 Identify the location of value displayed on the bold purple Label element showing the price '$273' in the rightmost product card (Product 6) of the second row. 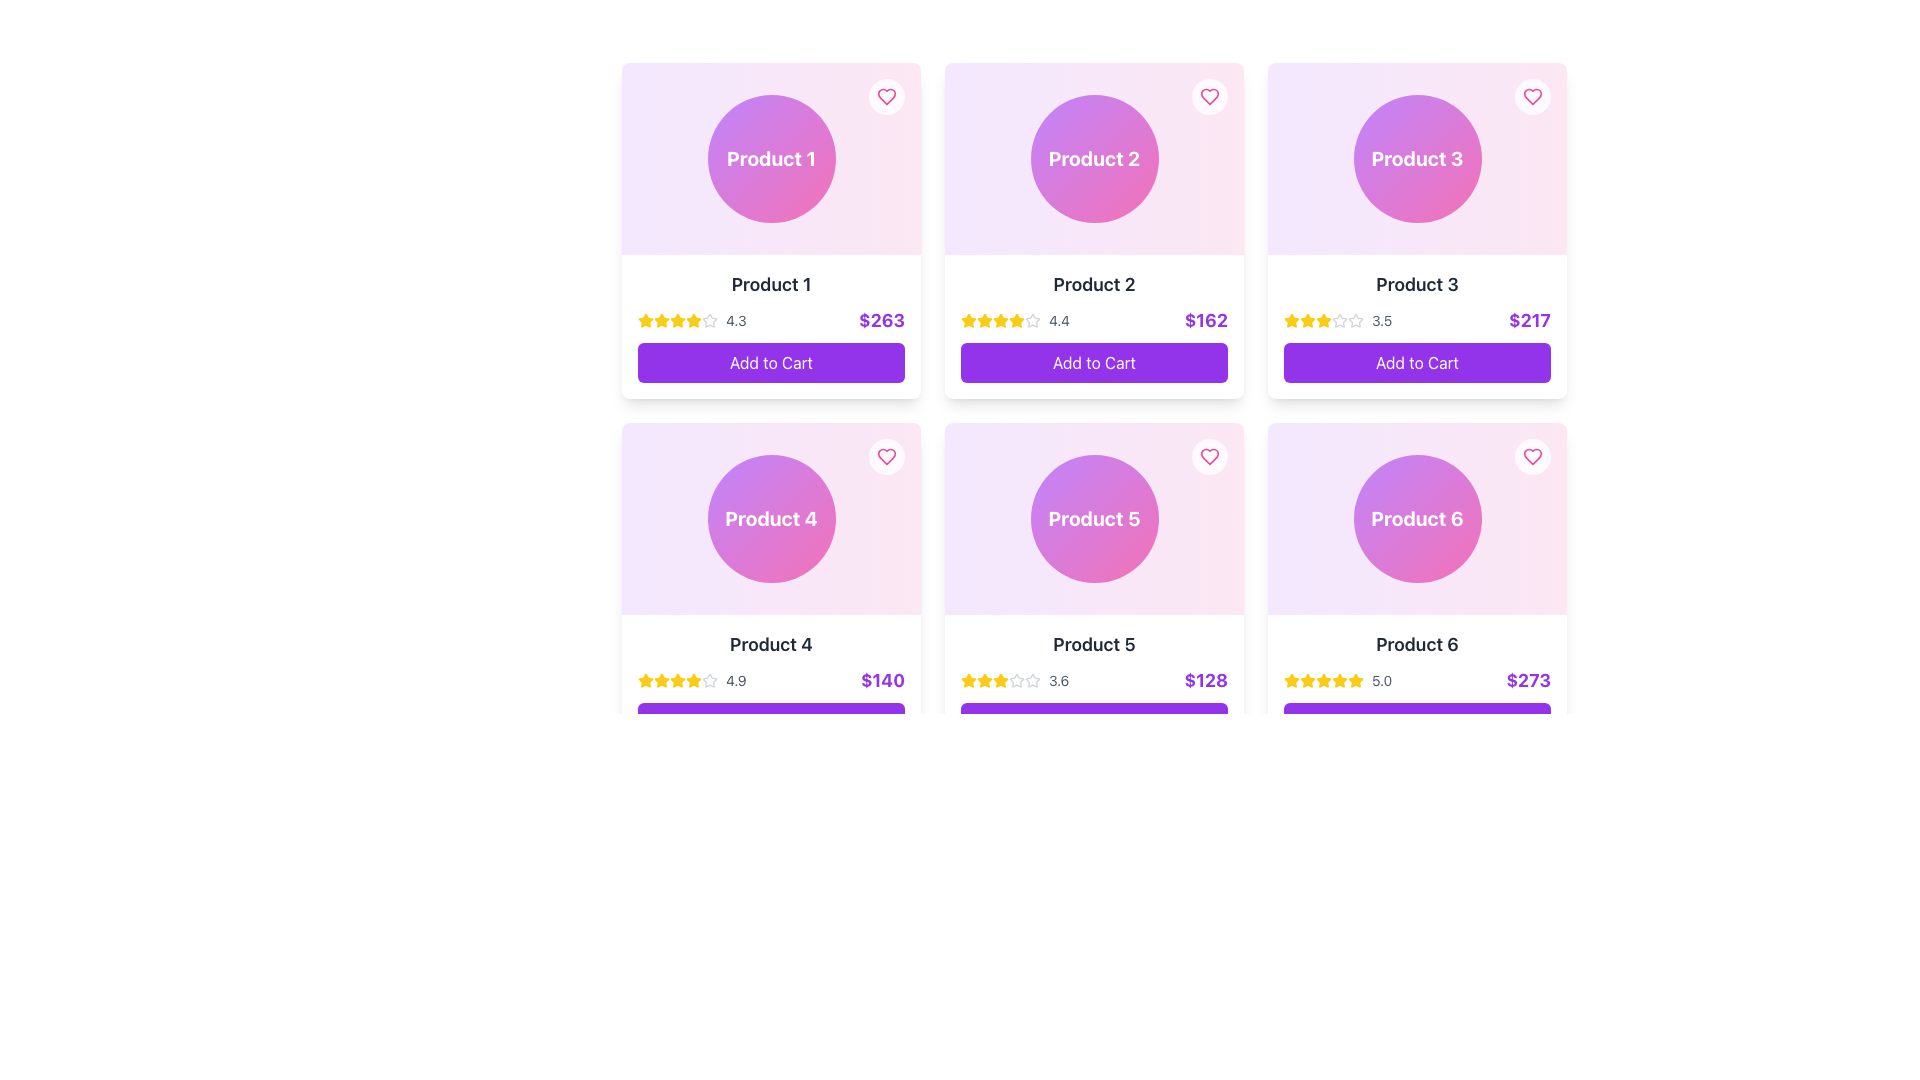
(1527, 680).